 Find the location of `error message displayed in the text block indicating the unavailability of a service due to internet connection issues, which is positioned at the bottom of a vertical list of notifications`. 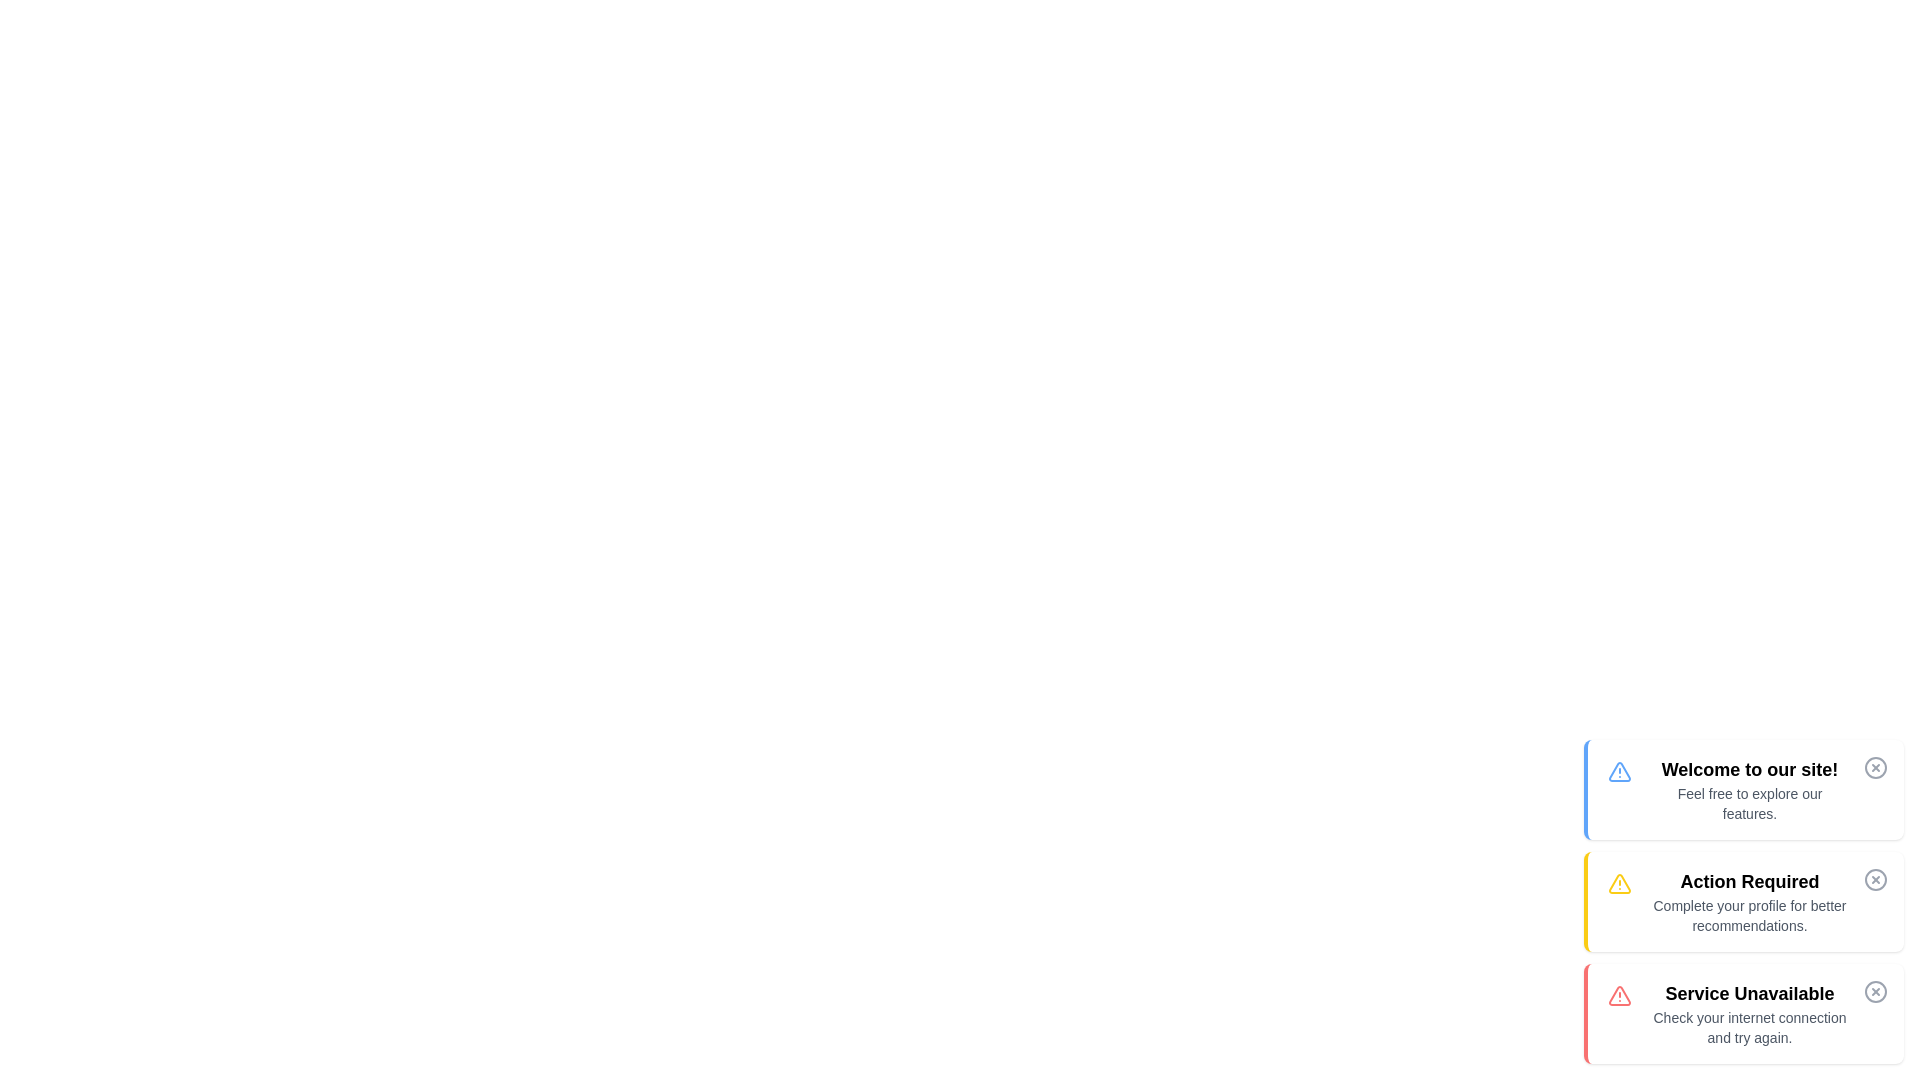

error message displayed in the text block indicating the unavailability of a service due to internet connection issues, which is positioned at the bottom of a vertical list of notifications is located at coordinates (1749, 1014).